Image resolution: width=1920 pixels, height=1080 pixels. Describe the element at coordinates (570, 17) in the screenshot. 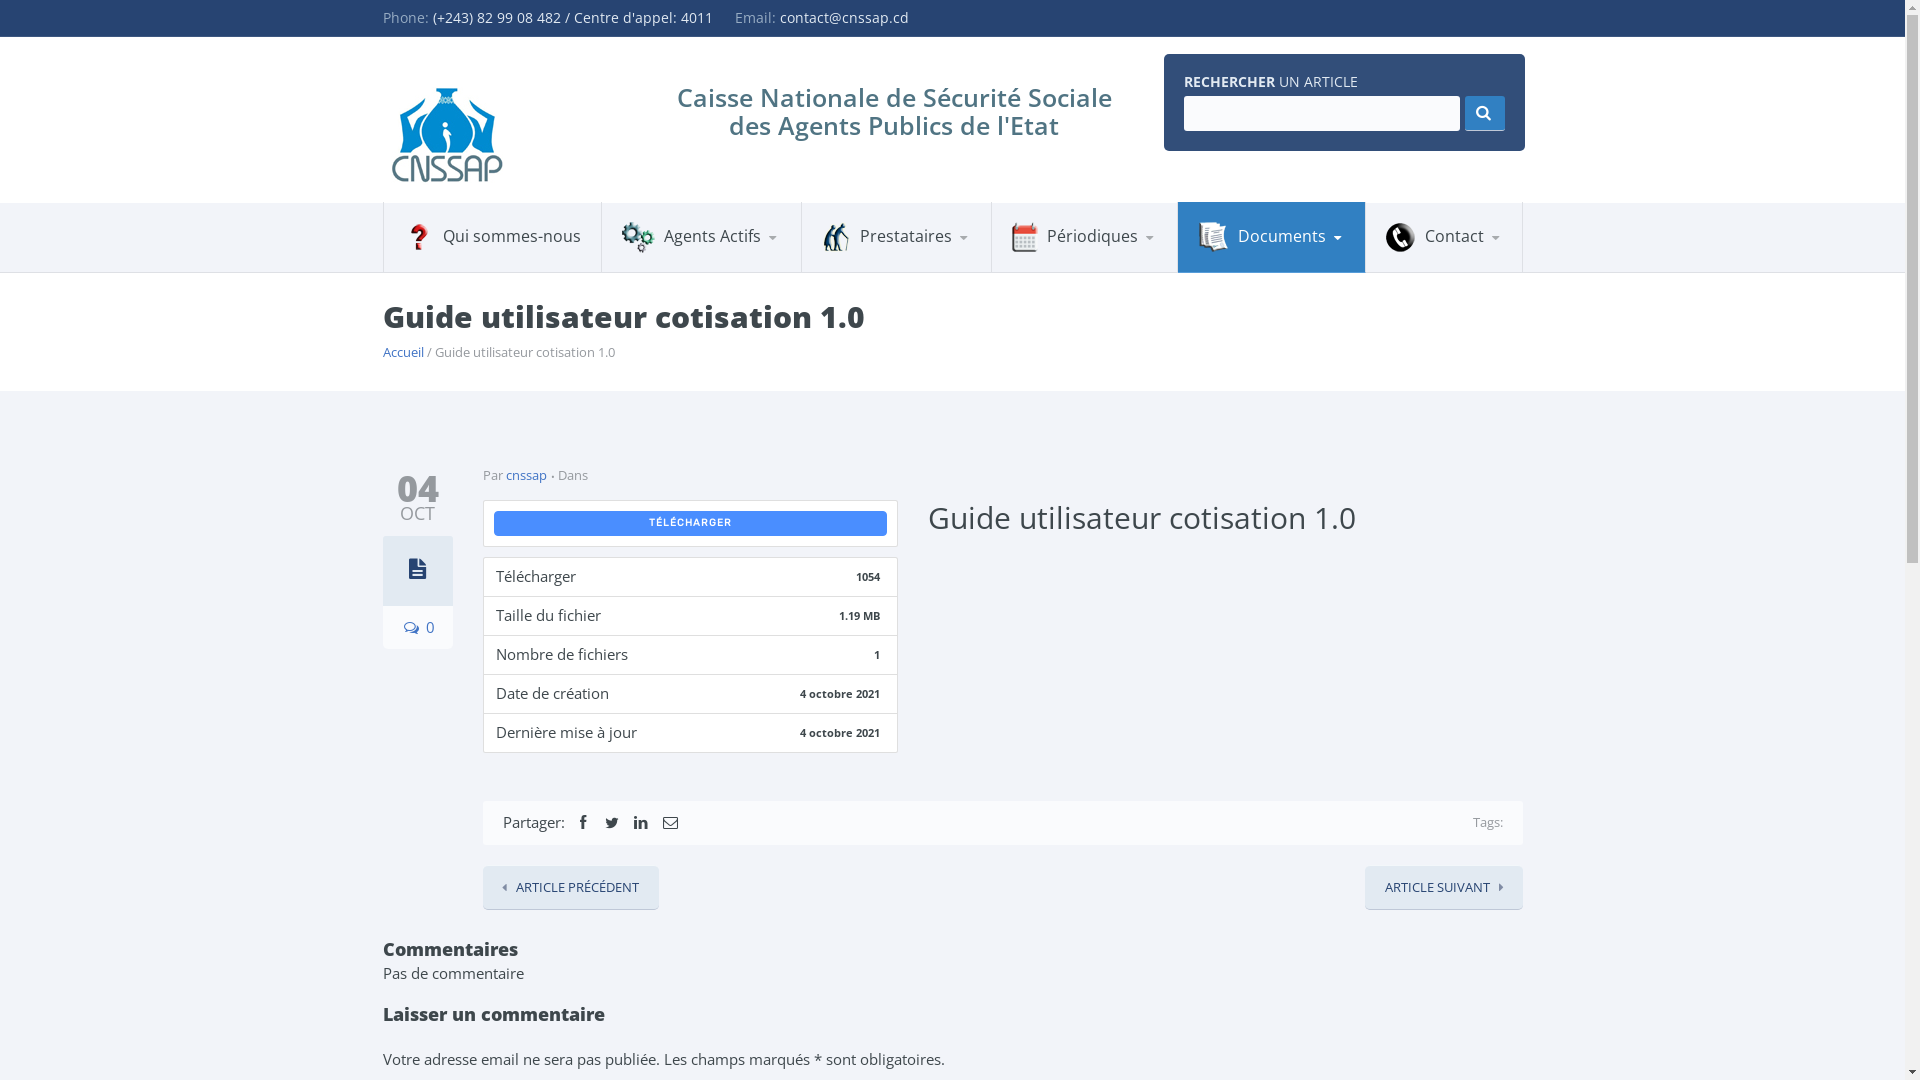

I see `'(+243) 82 99 08 482 / Centre d'appel: 4011'` at that location.